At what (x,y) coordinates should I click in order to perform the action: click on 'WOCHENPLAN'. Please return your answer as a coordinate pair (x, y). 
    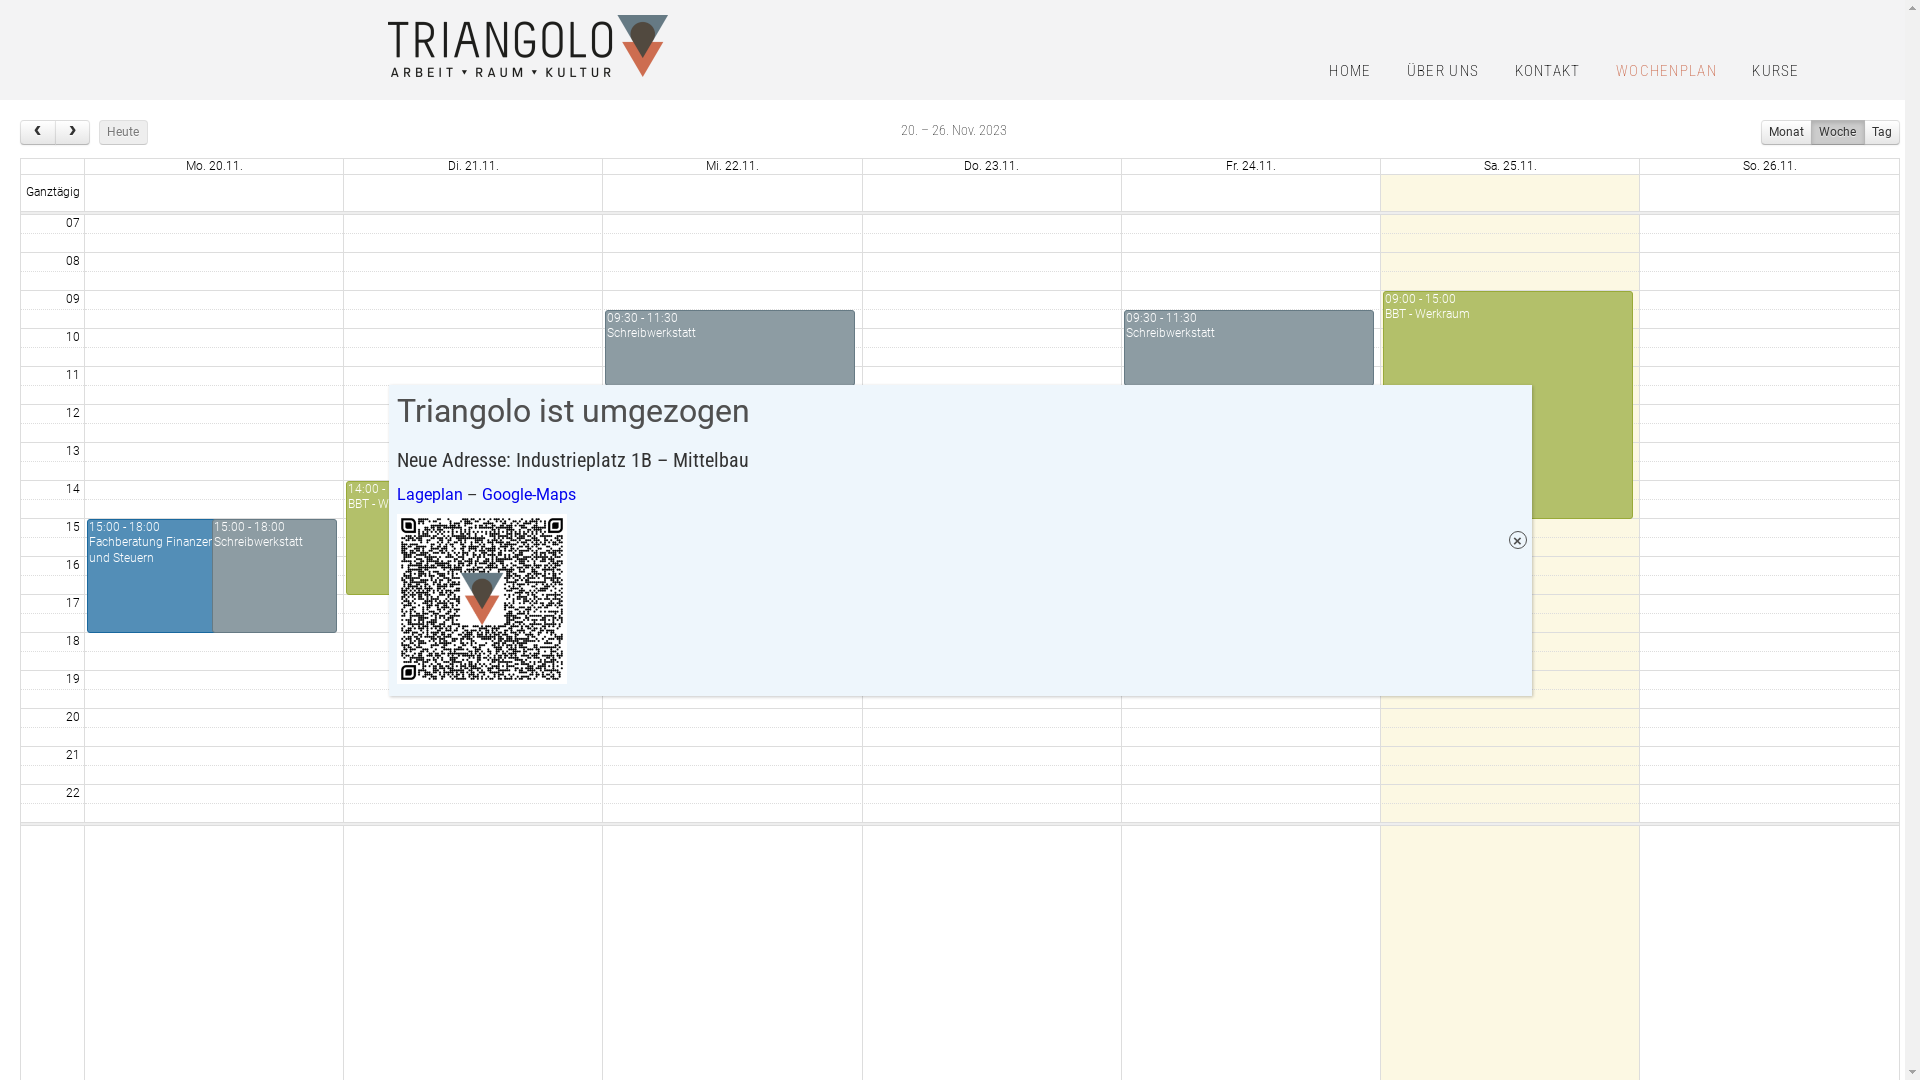
    Looking at the image, I should click on (1666, 71).